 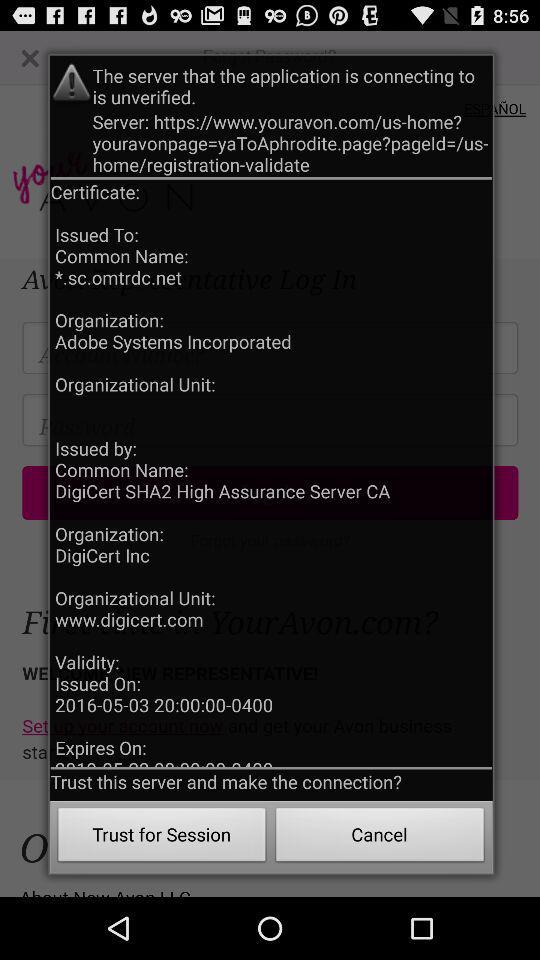 What do you see at coordinates (380, 837) in the screenshot?
I see `button at the bottom right corner` at bounding box center [380, 837].